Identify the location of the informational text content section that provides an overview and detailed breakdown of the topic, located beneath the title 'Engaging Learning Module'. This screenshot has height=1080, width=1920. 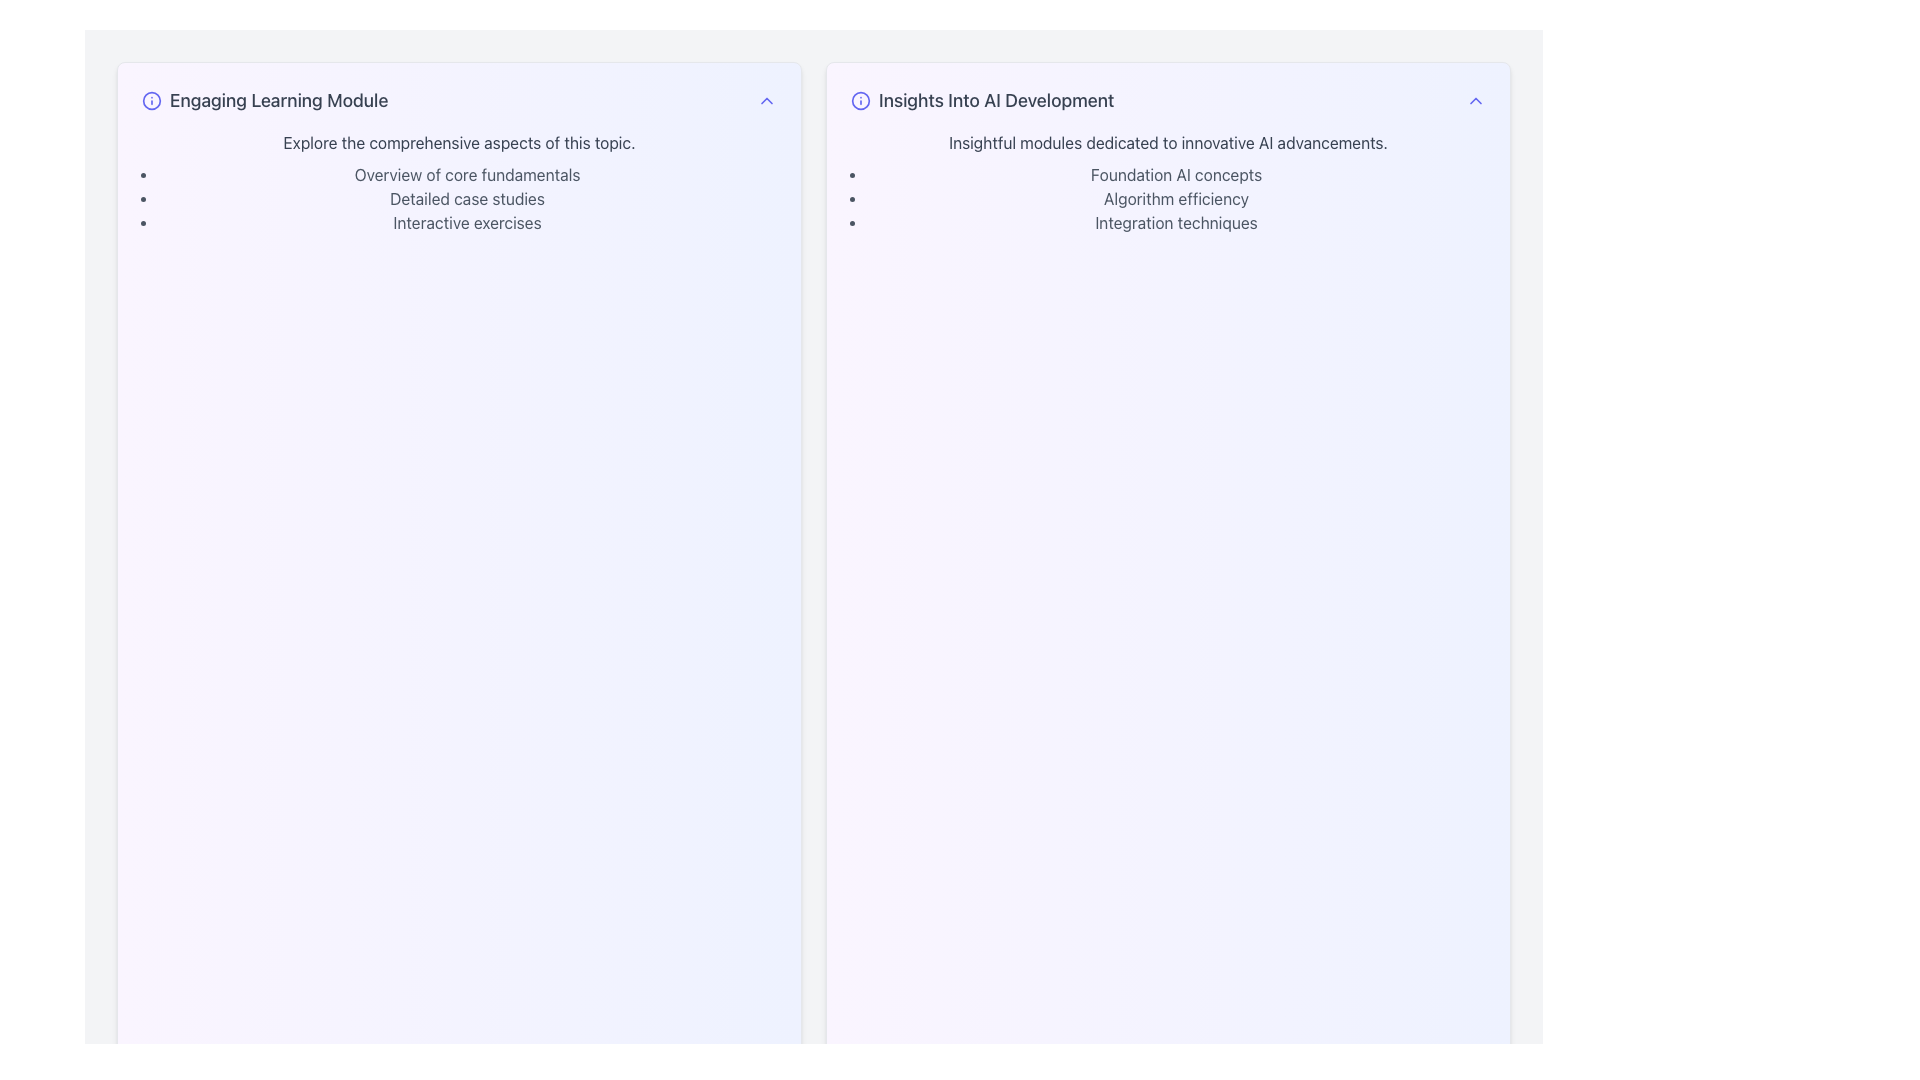
(458, 182).